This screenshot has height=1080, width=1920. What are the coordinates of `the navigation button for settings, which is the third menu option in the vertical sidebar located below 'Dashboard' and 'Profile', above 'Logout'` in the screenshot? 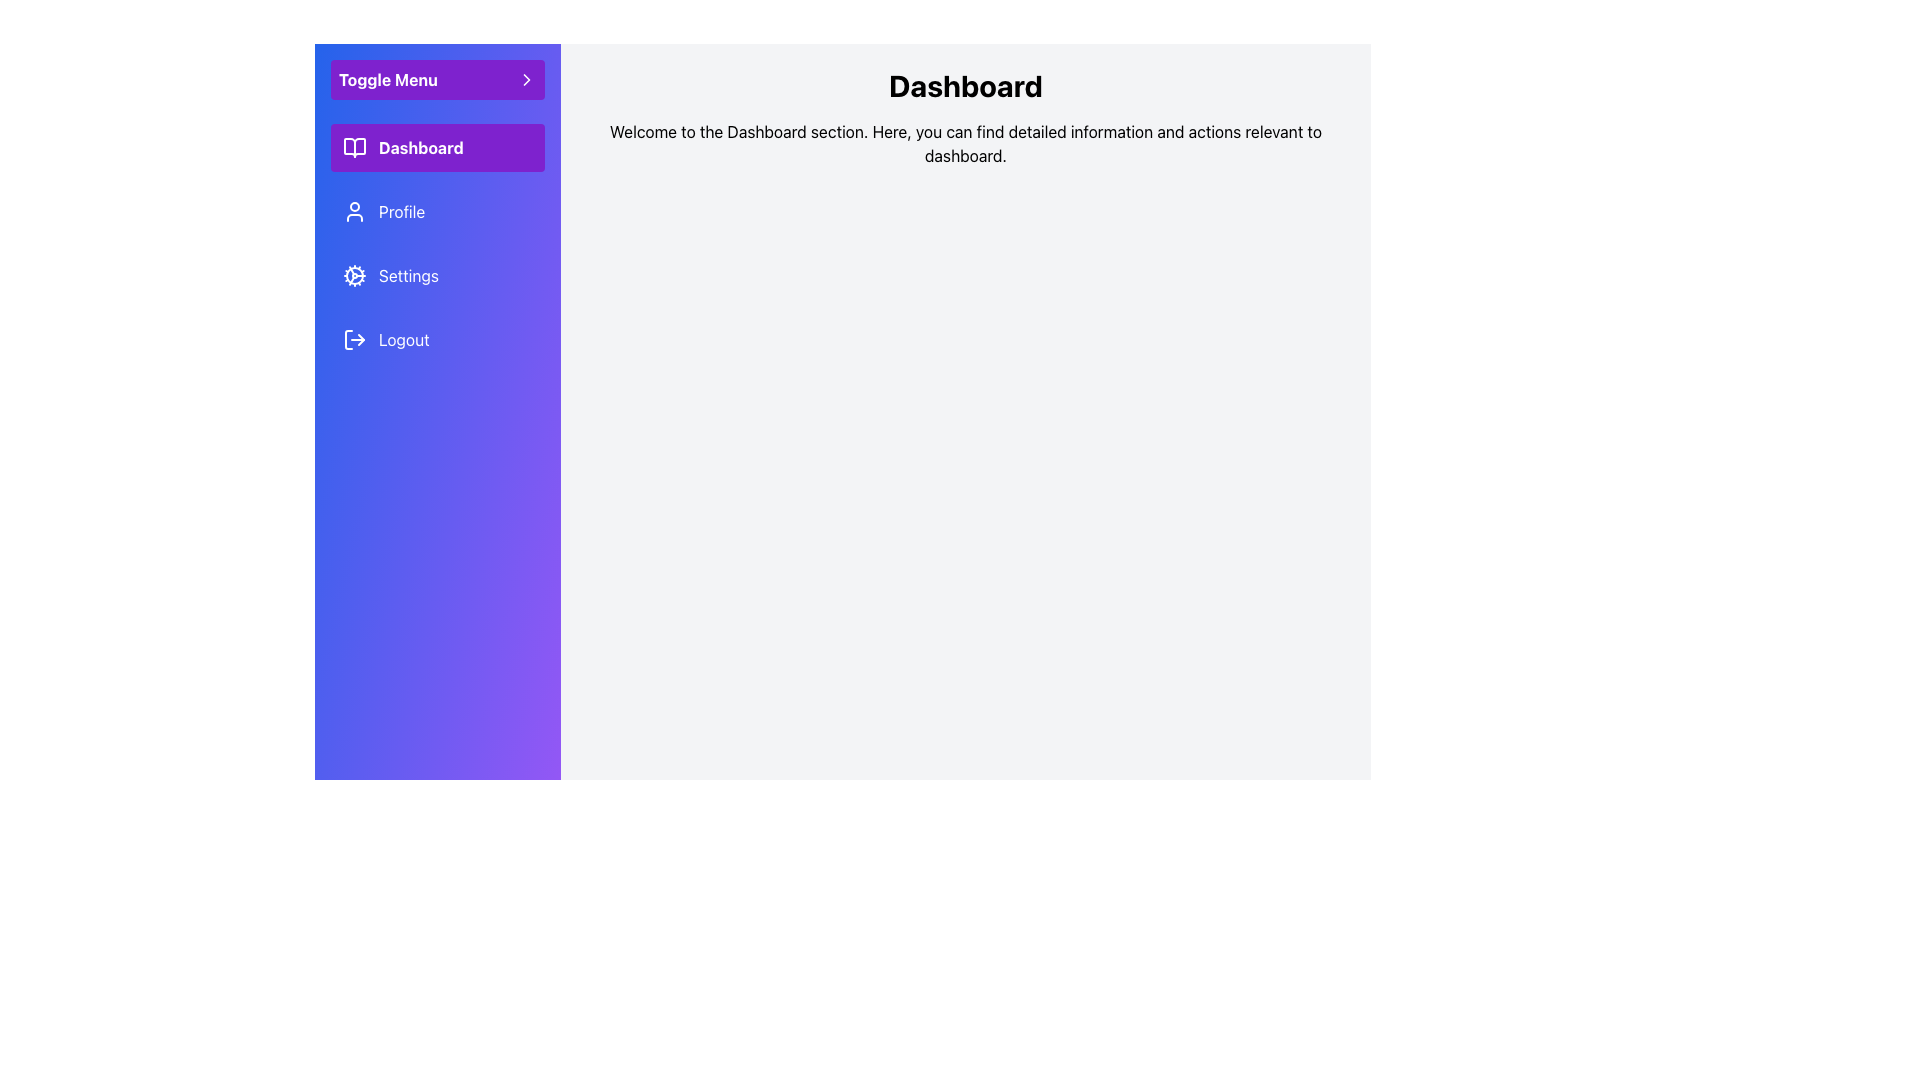 It's located at (436, 276).